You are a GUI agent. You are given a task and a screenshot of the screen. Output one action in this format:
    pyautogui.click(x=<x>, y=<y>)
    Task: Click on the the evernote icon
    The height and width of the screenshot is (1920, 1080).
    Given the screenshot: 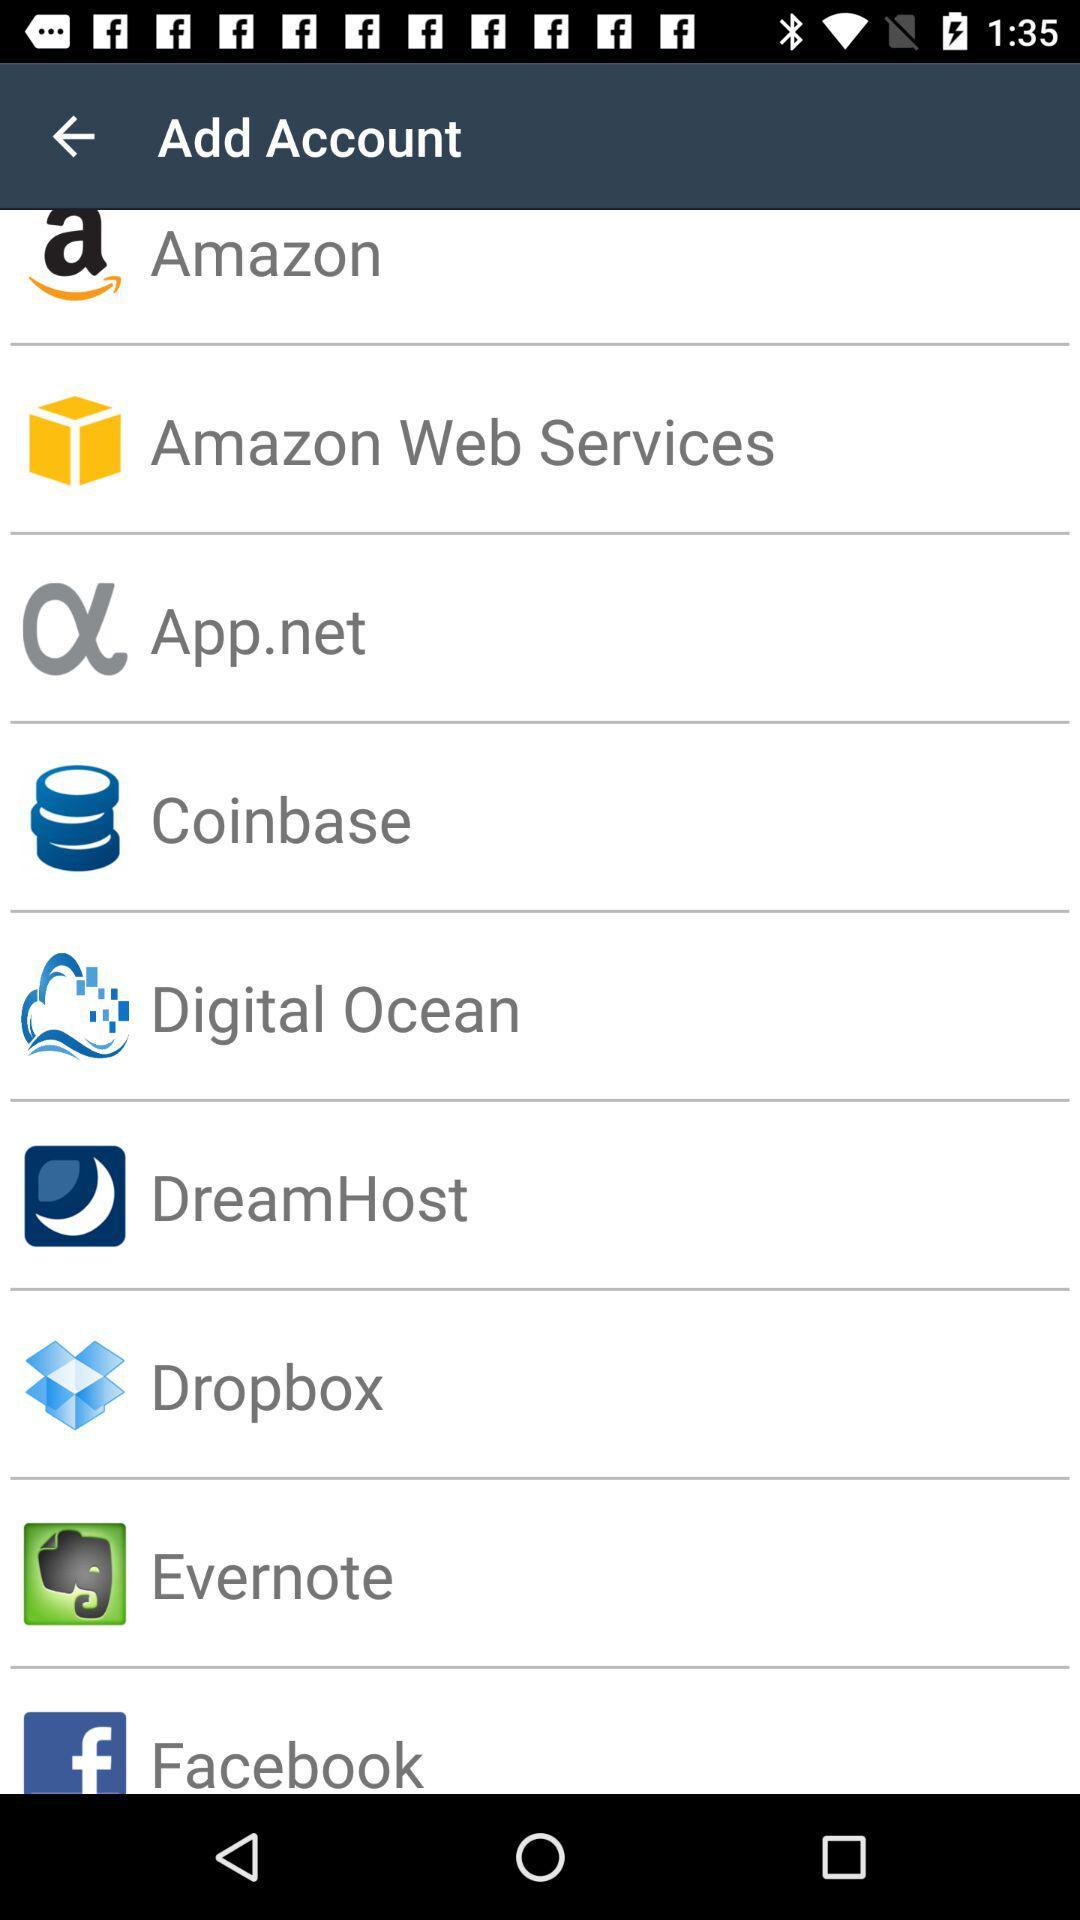 What is the action you would take?
    pyautogui.click(x=613, y=1573)
    